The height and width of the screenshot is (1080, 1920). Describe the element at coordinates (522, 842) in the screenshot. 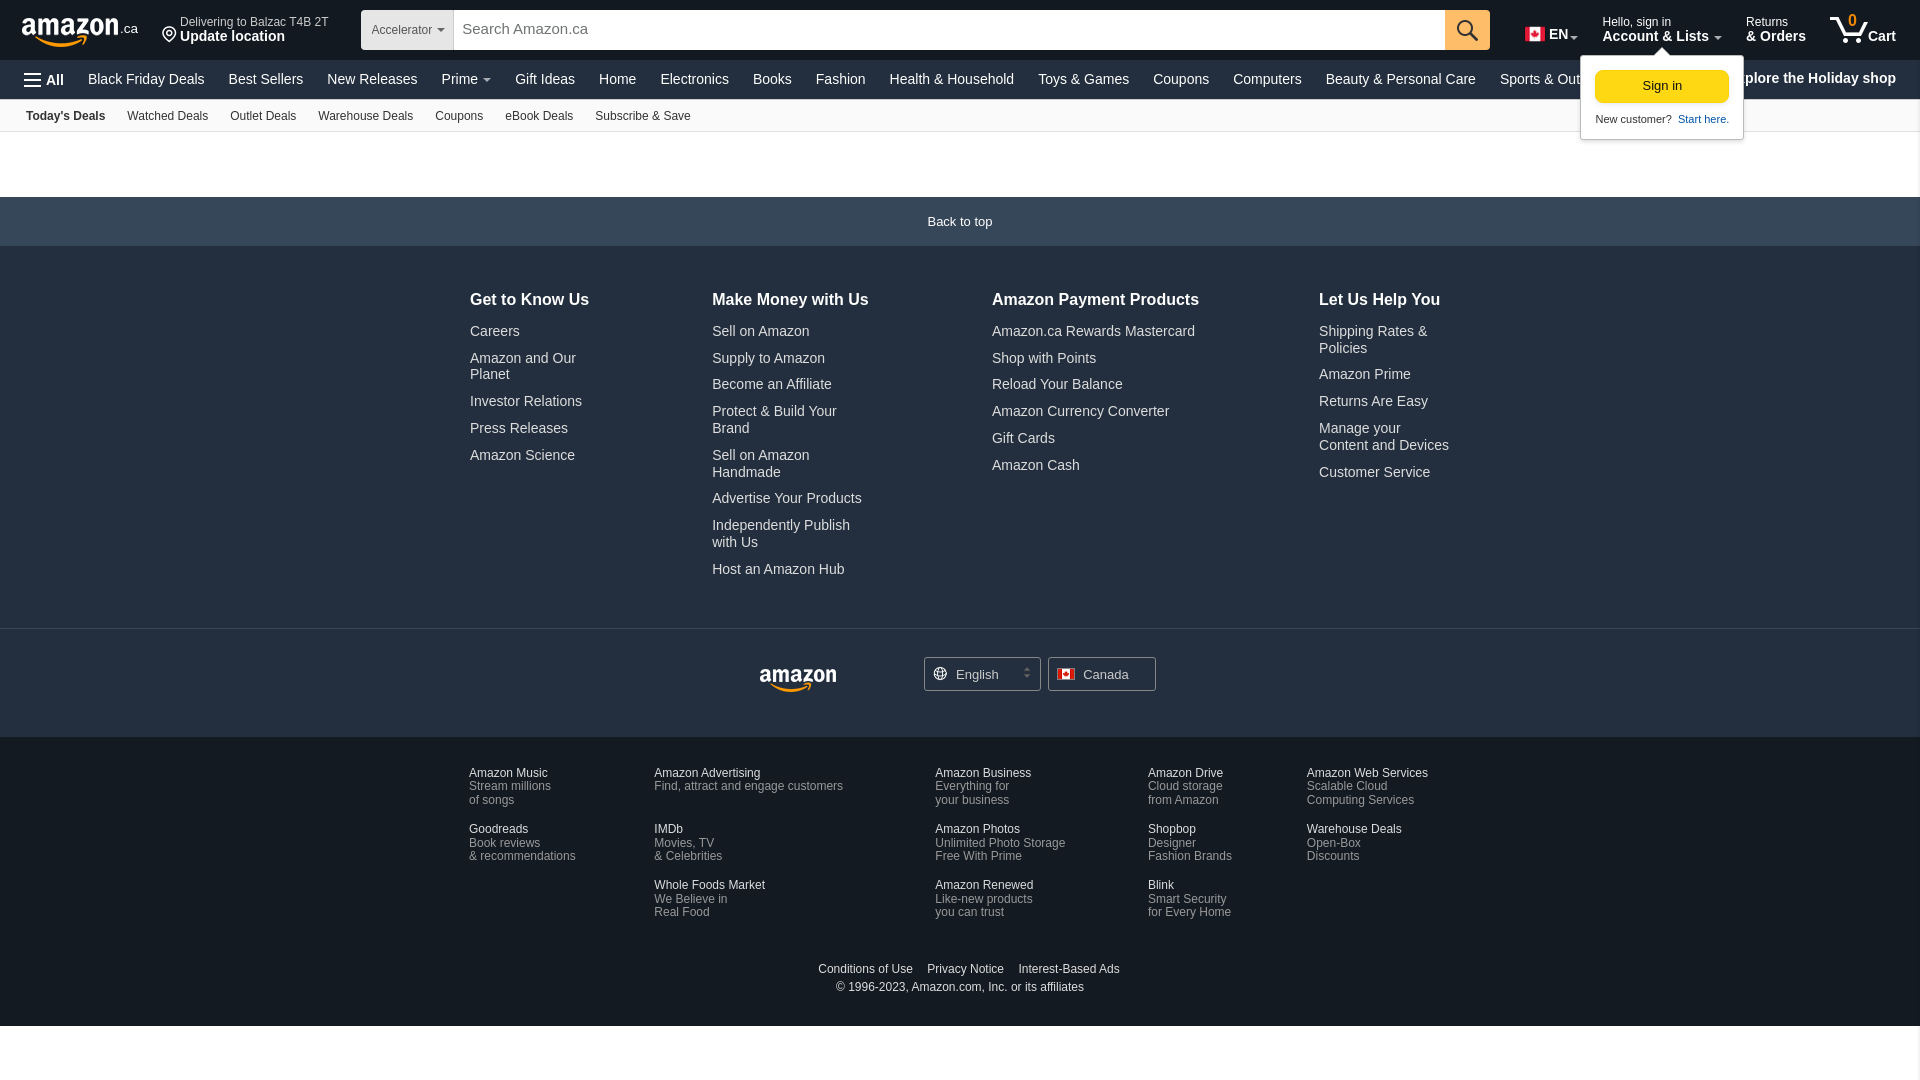

I see `'Goodreads` at that location.